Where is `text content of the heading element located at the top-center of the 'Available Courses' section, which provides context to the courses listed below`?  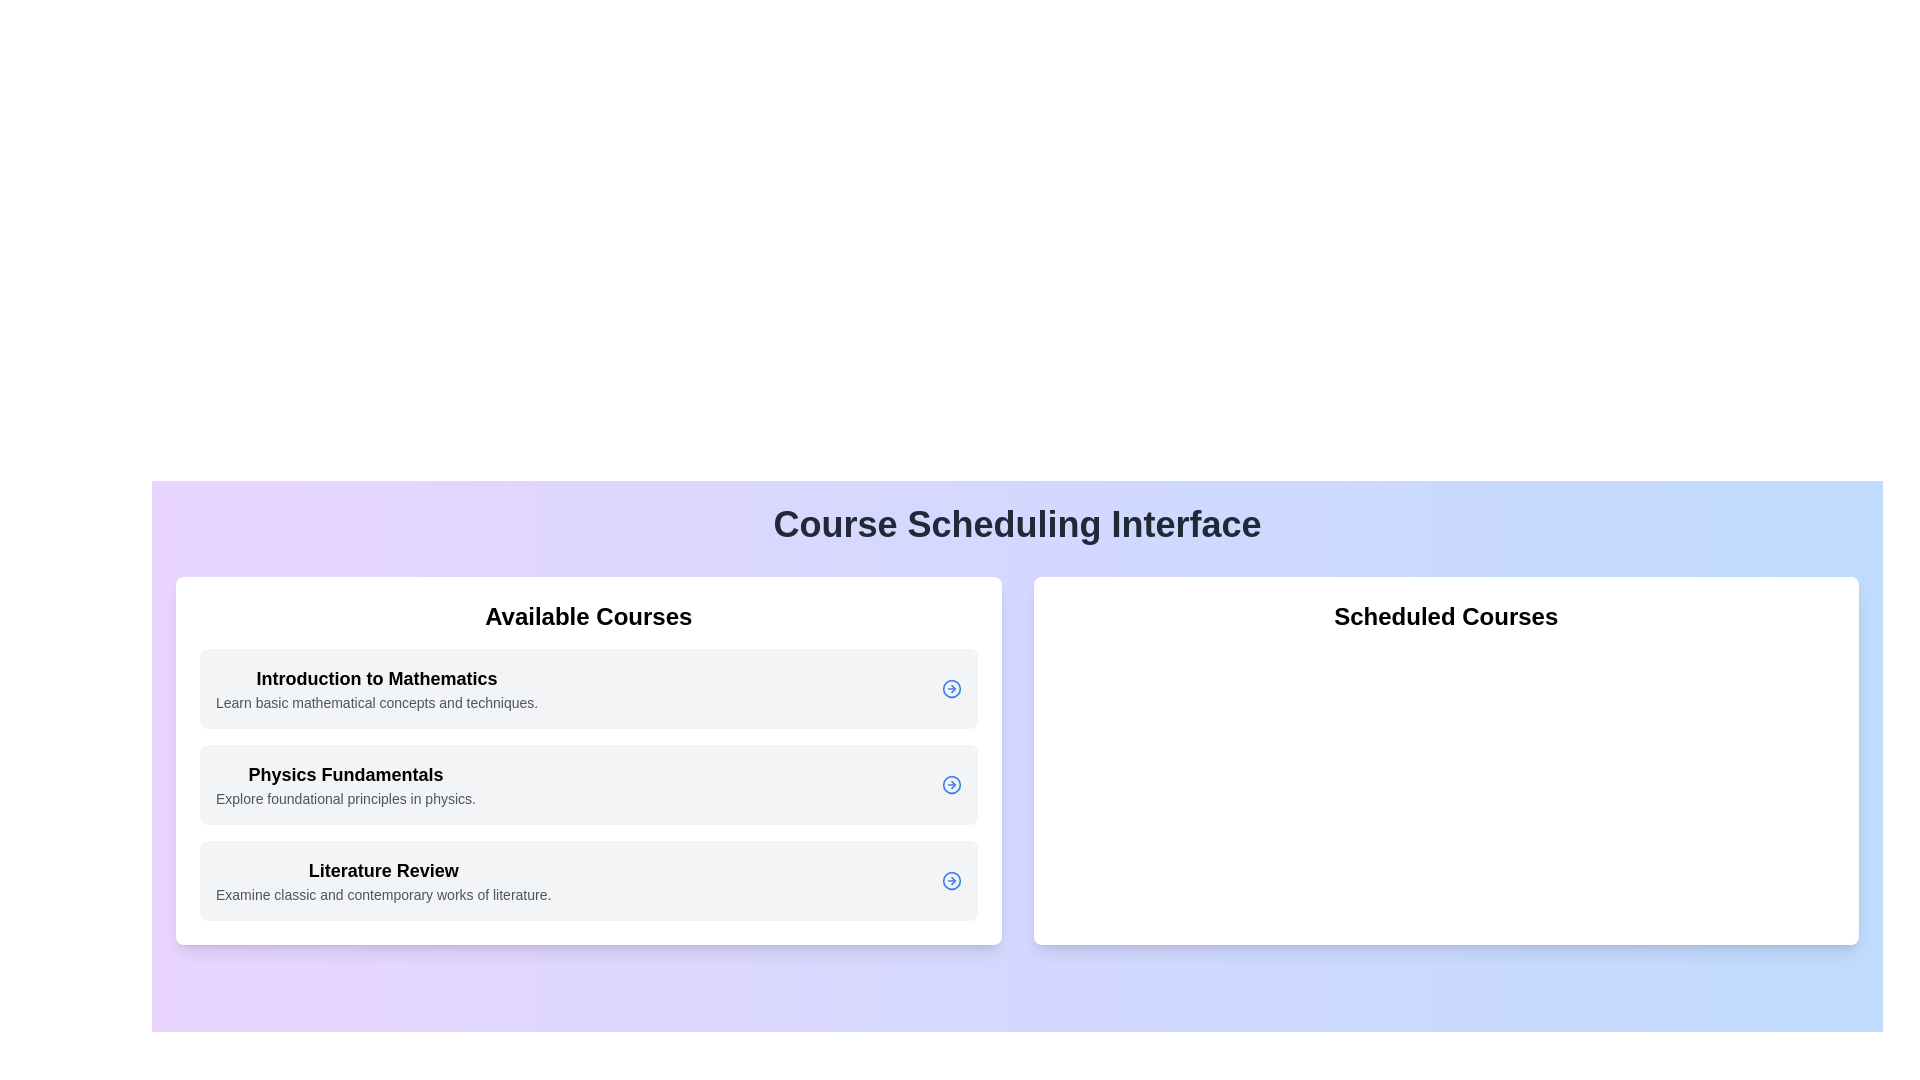 text content of the heading element located at the top-center of the 'Available Courses' section, which provides context to the courses listed below is located at coordinates (587, 616).